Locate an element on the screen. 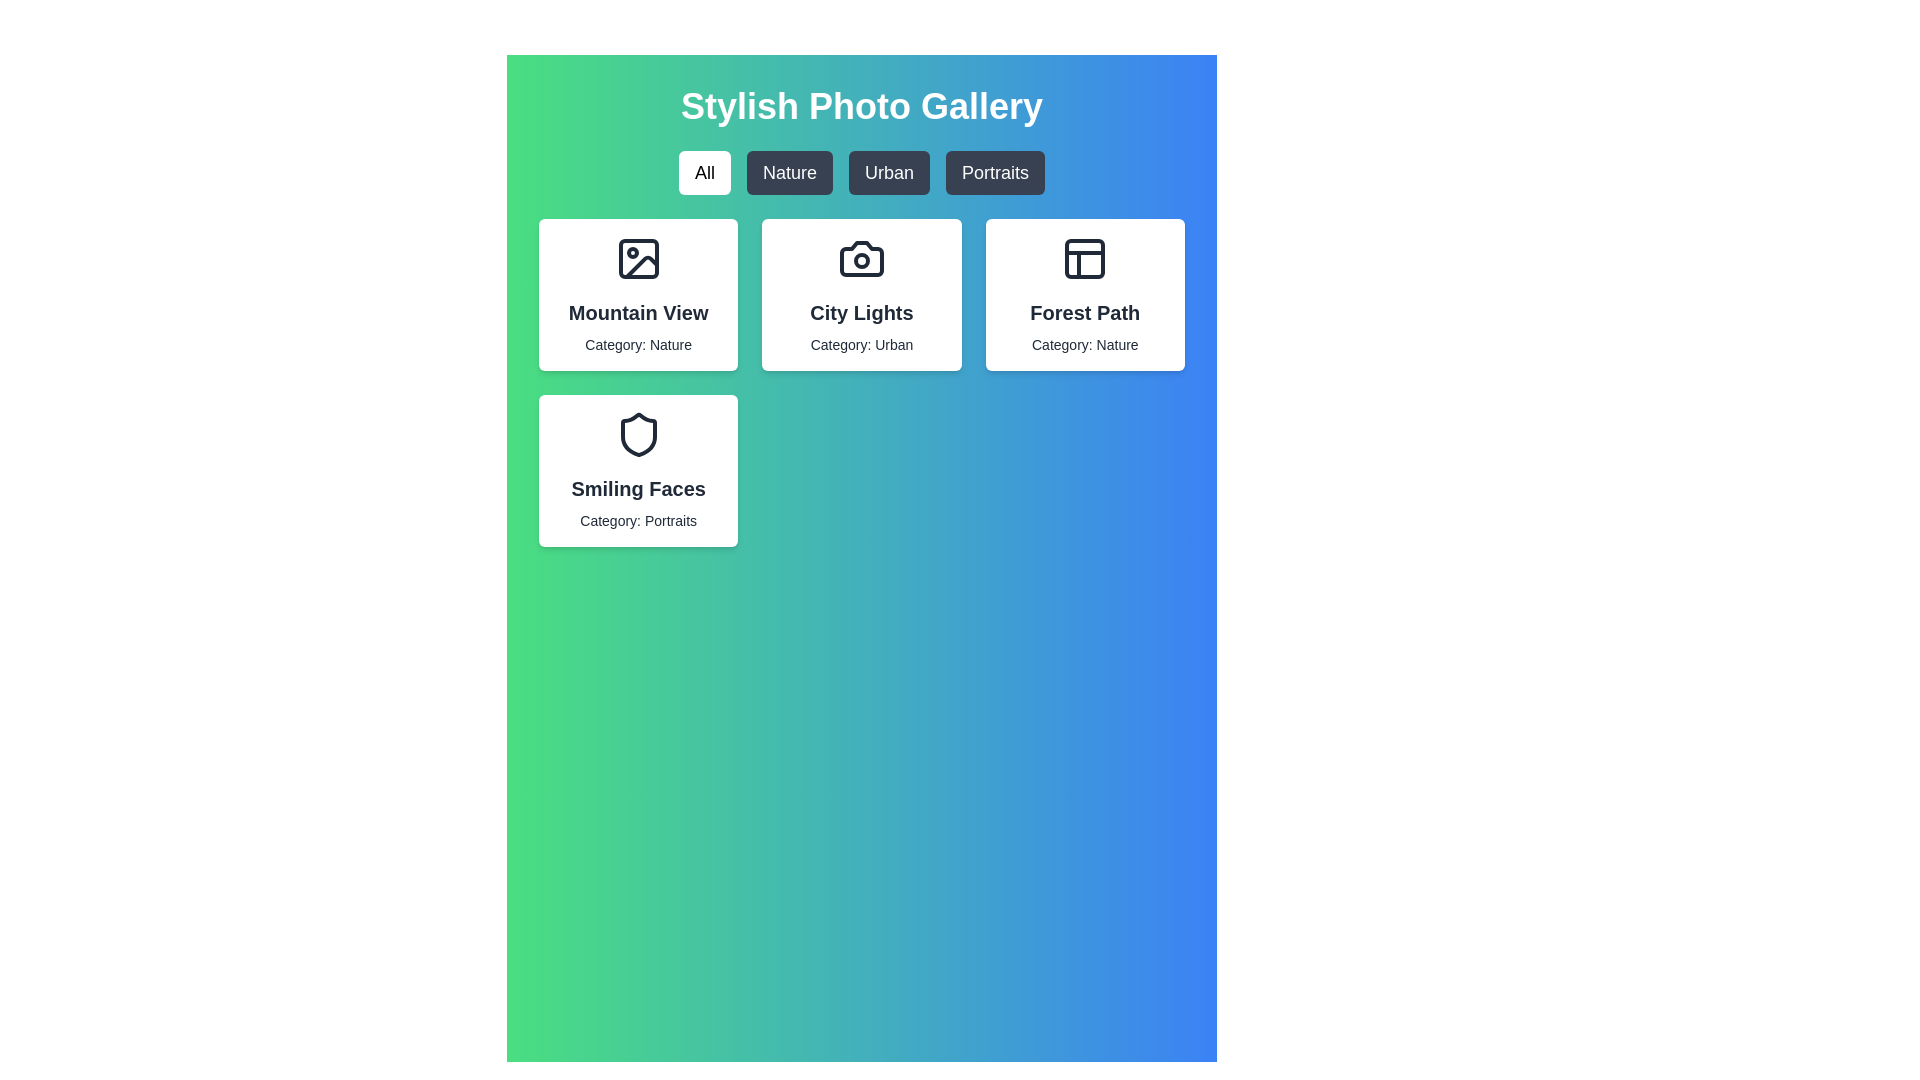  the SVG icon depicting a simplified image placeholder within the 'Mountain View' card is located at coordinates (637, 257).